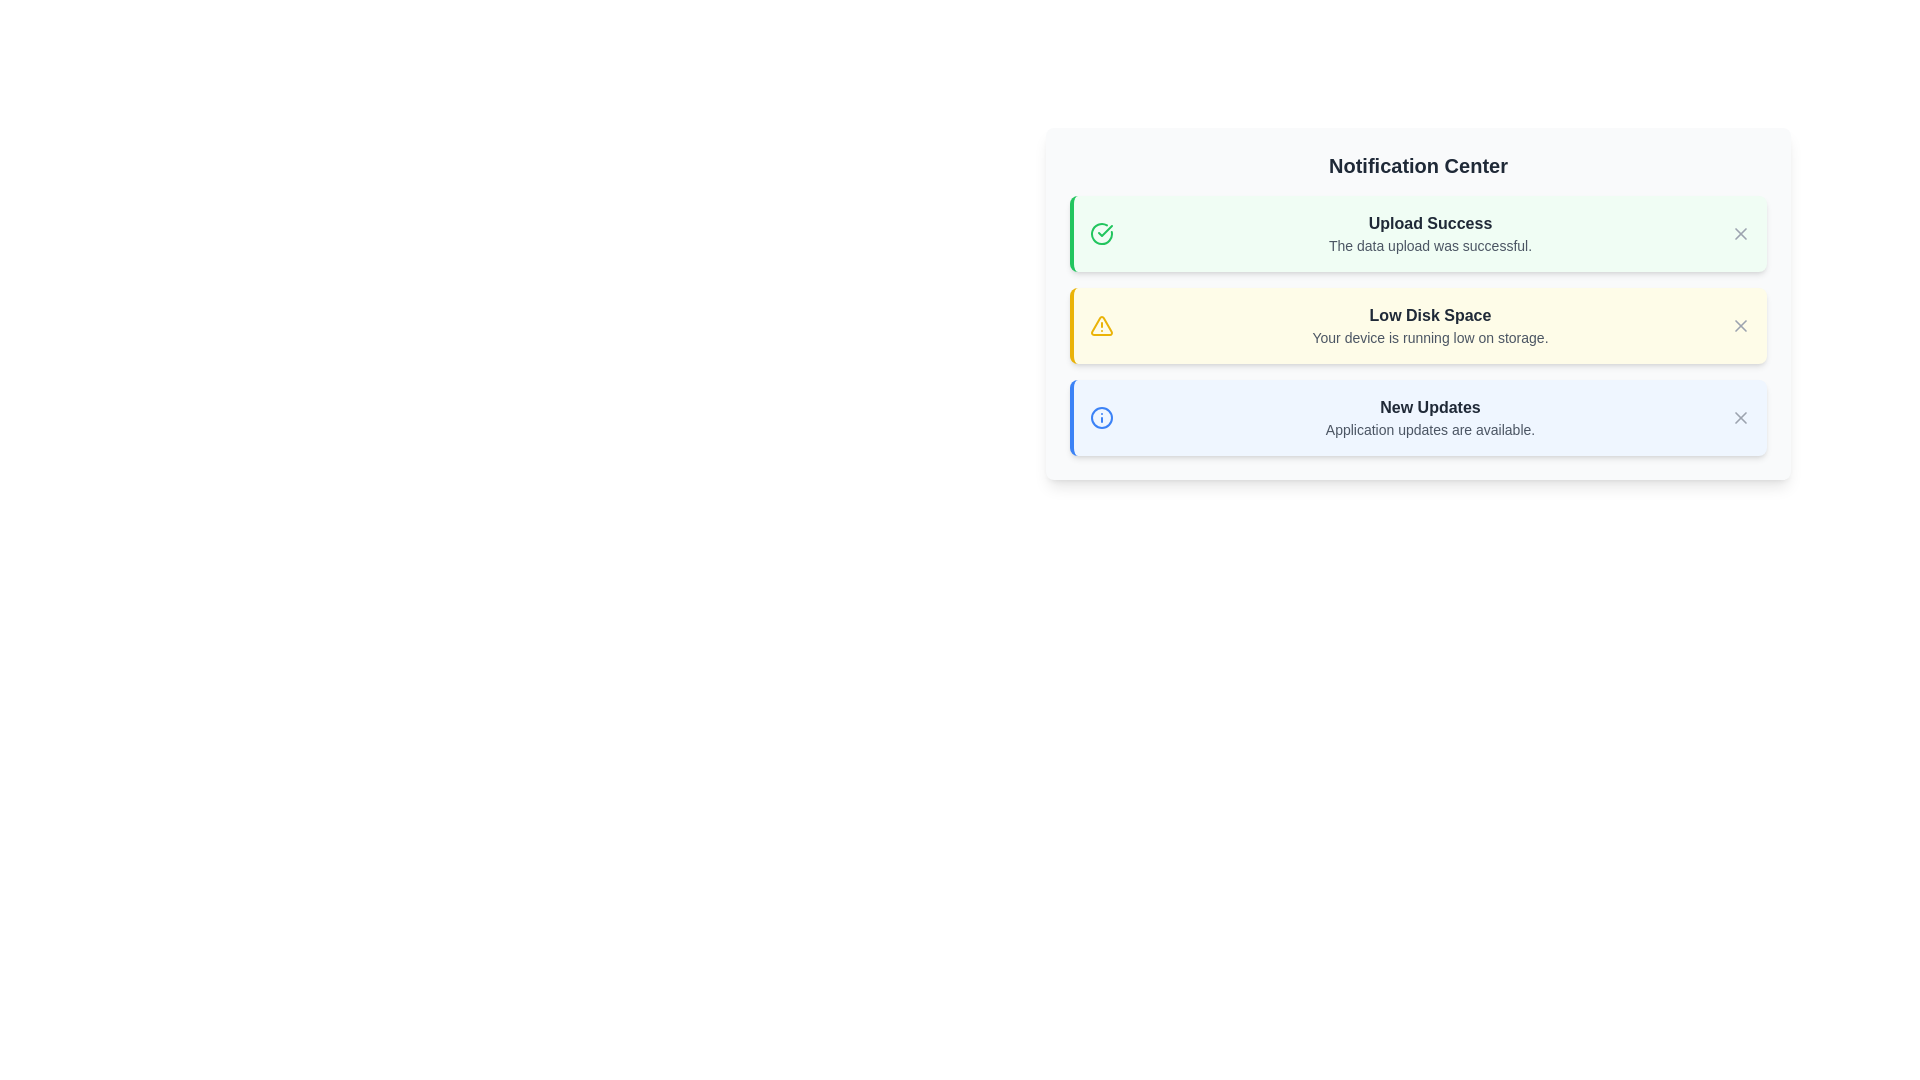 This screenshot has height=1080, width=1920. Describe the element at coordinates (1429, 233) in the screenshot. I see `text from the 'Upload Success' notification in the Notification Center panel, which contains a title and a success message` at that location.